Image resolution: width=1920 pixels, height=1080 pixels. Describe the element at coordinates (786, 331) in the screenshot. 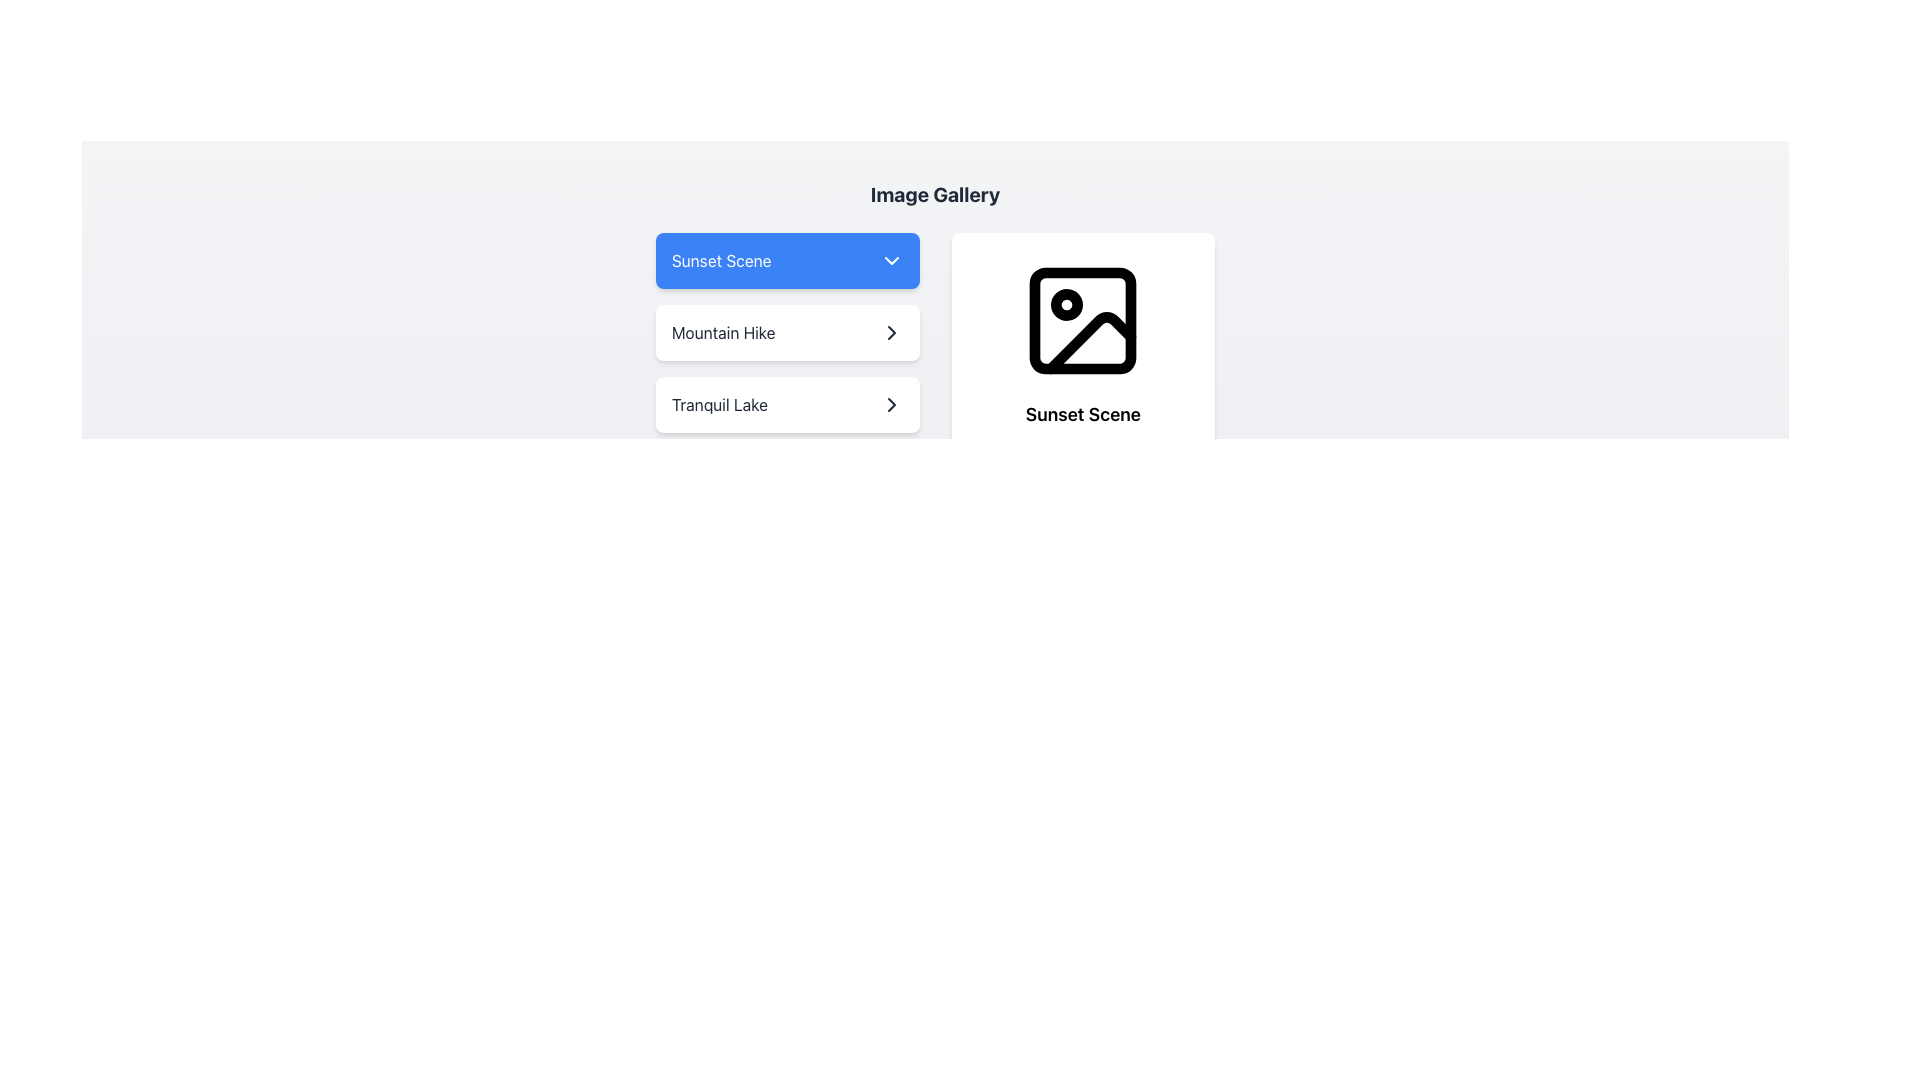

I see `the 'Mountain Hike' button located in the vertical list of options under 'Sunset Scene'` at that location.